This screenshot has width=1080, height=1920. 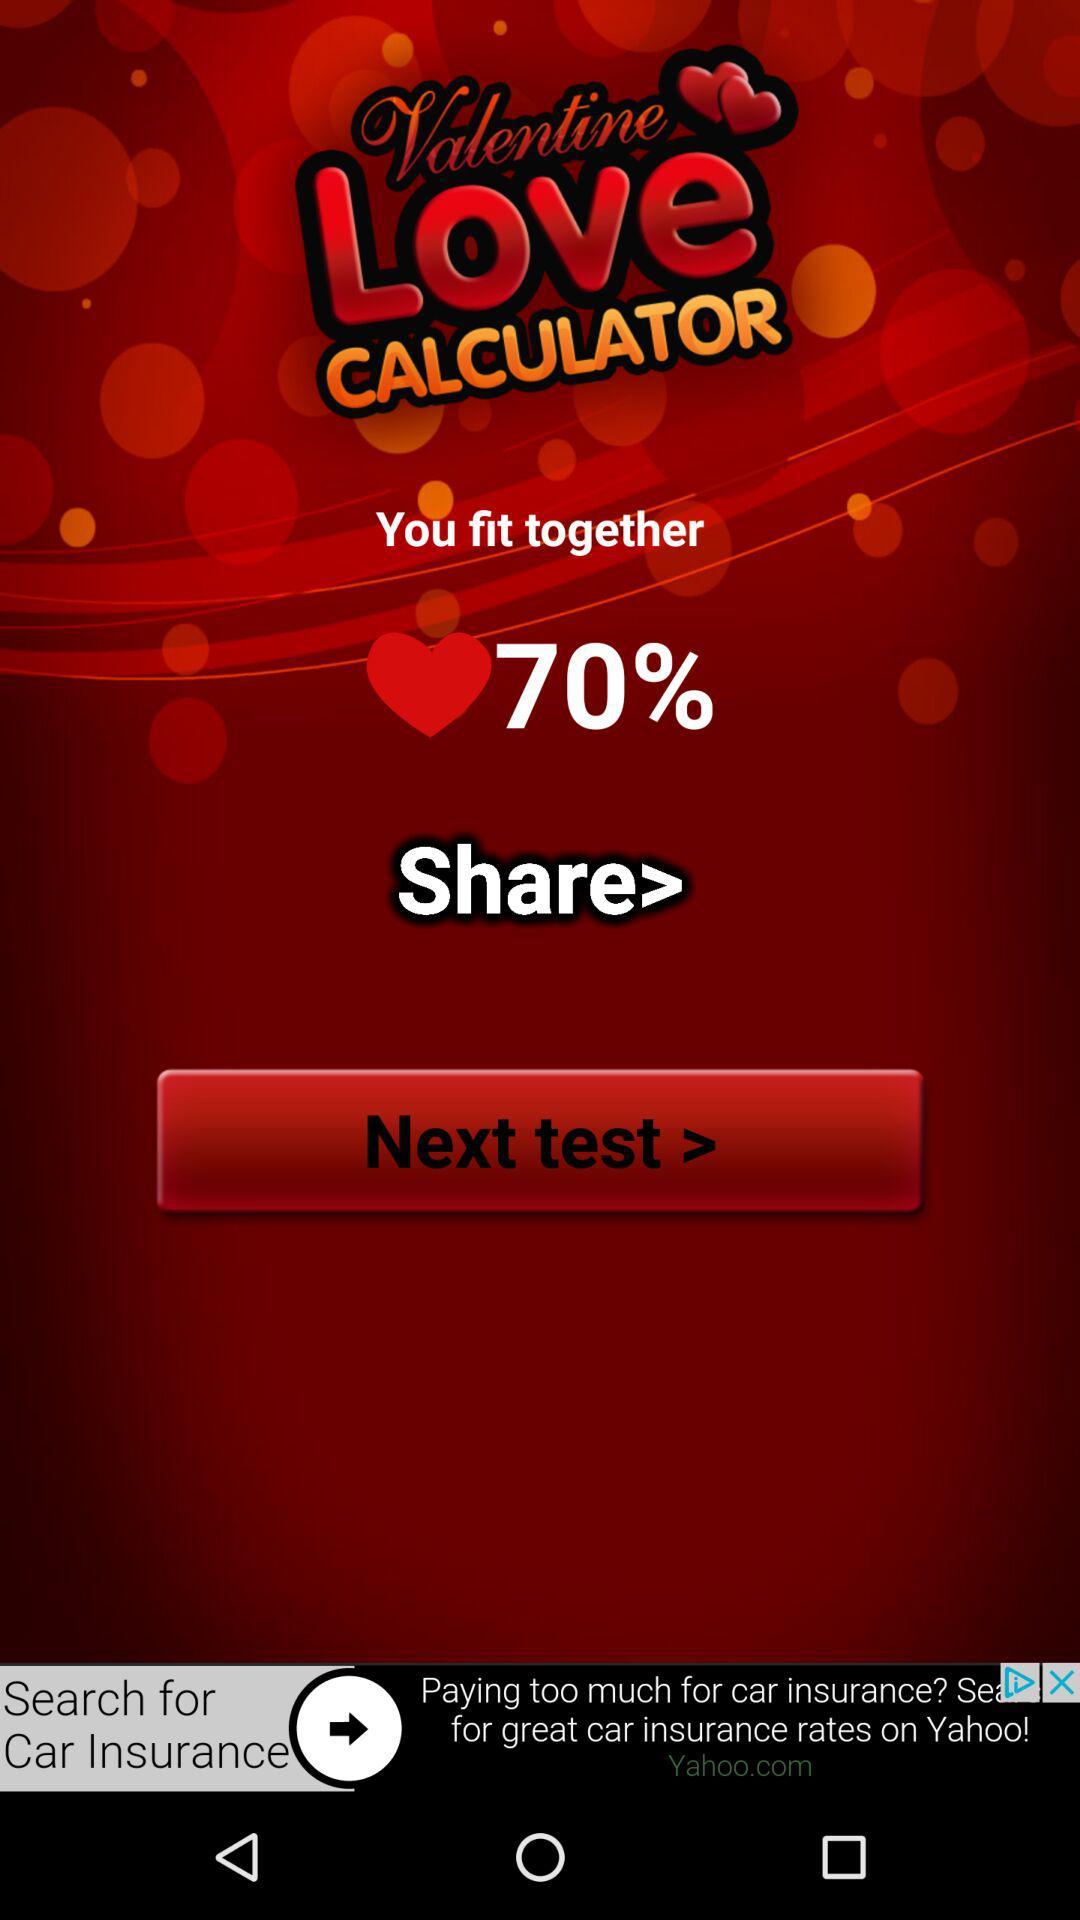 What do you see at coordinates (540, 1727) in the screenshot?
I see `to search about car insurance` at bounding box center [540, 1727].